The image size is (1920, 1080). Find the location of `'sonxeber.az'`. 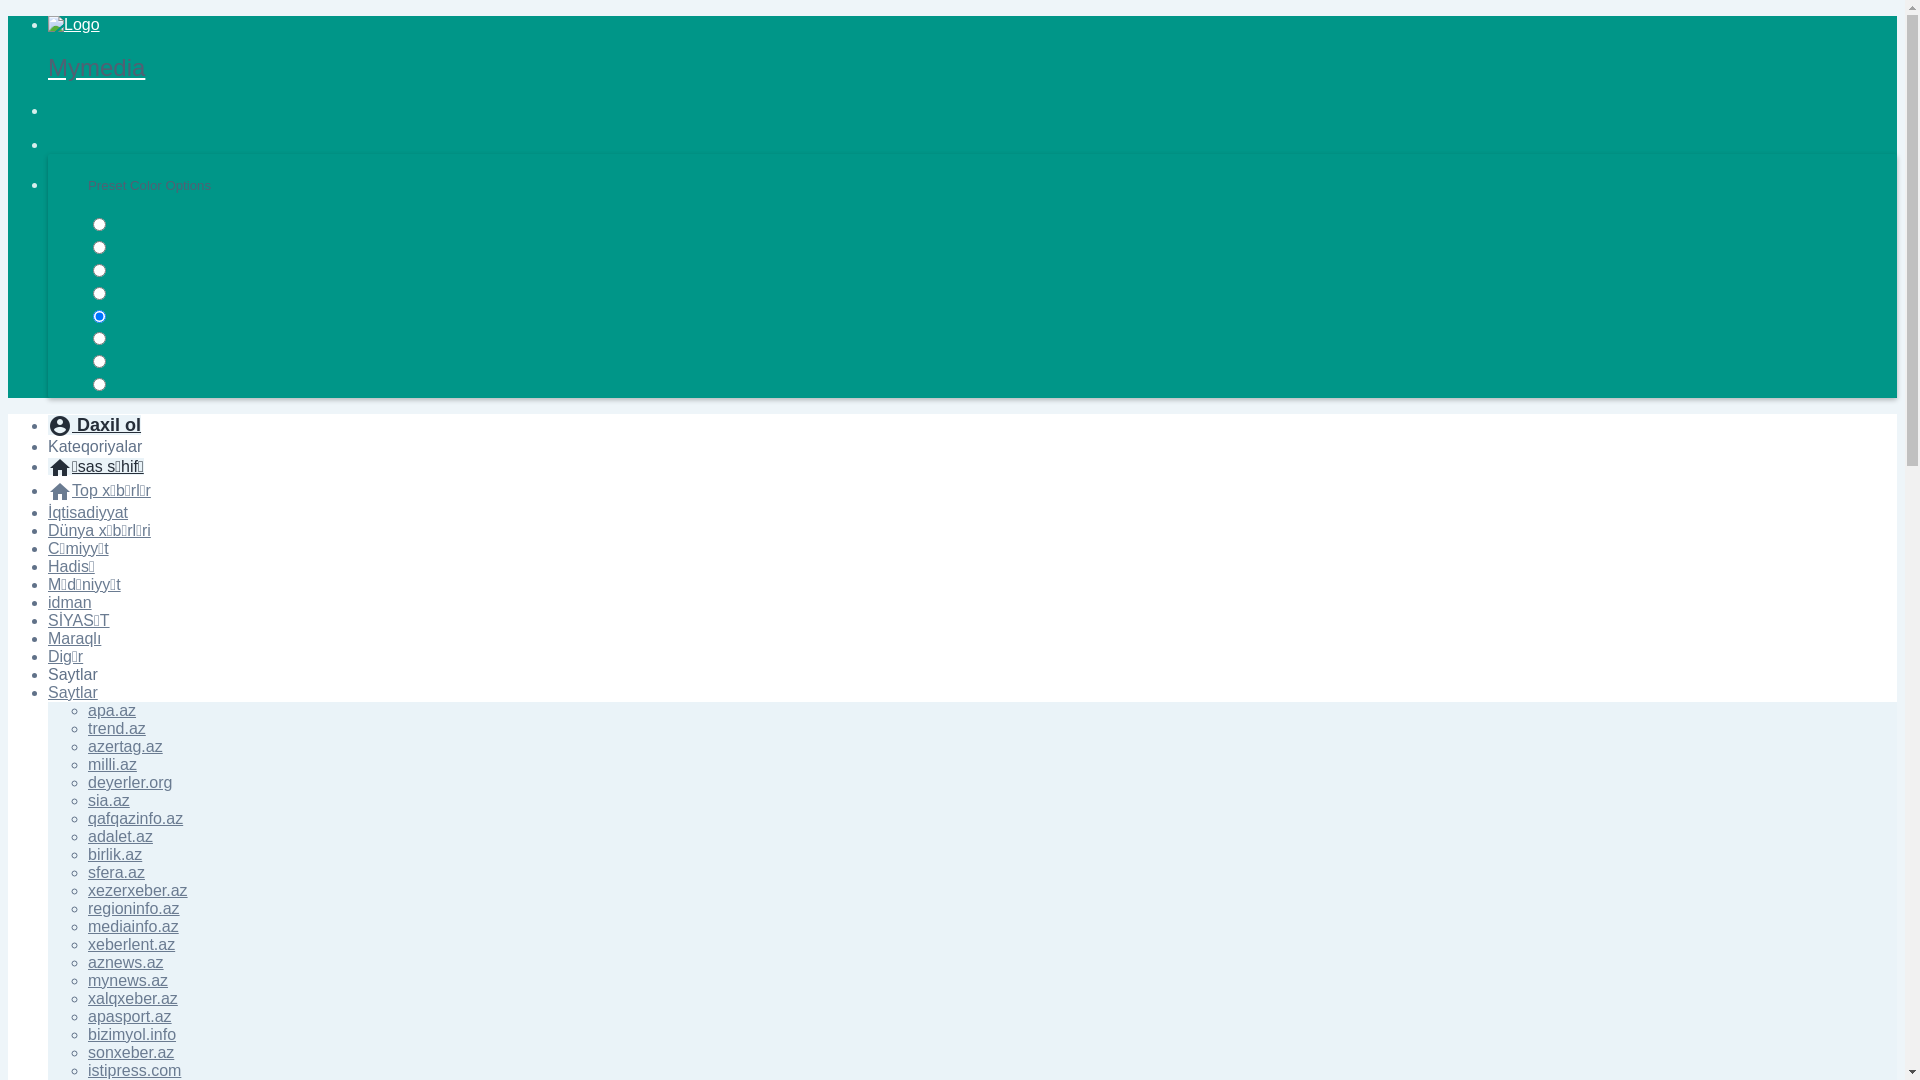

'sonxeber.az' is located at coordinates (129, 1051).